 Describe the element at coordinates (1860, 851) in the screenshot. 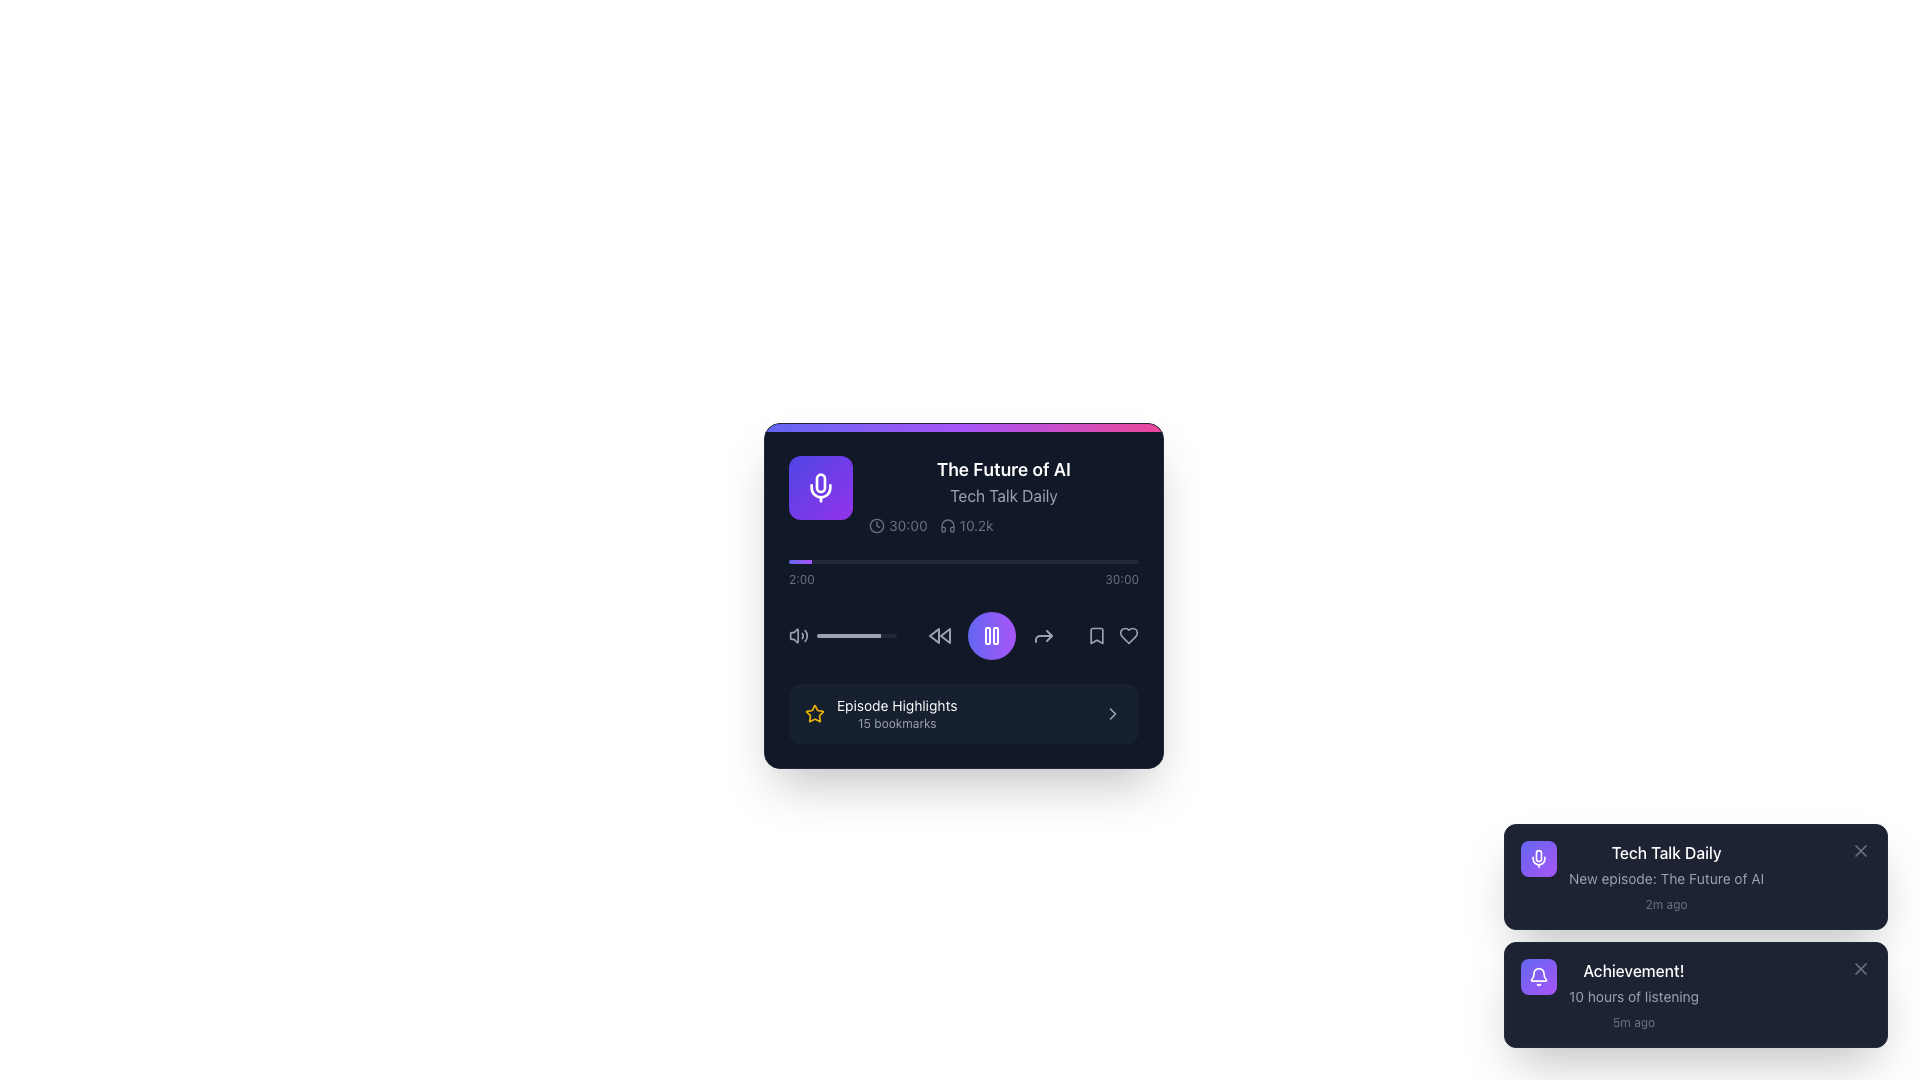

I see `the close button located in the top-right corner of the 'Tech Talk Daily' notification to change its color` at that location.